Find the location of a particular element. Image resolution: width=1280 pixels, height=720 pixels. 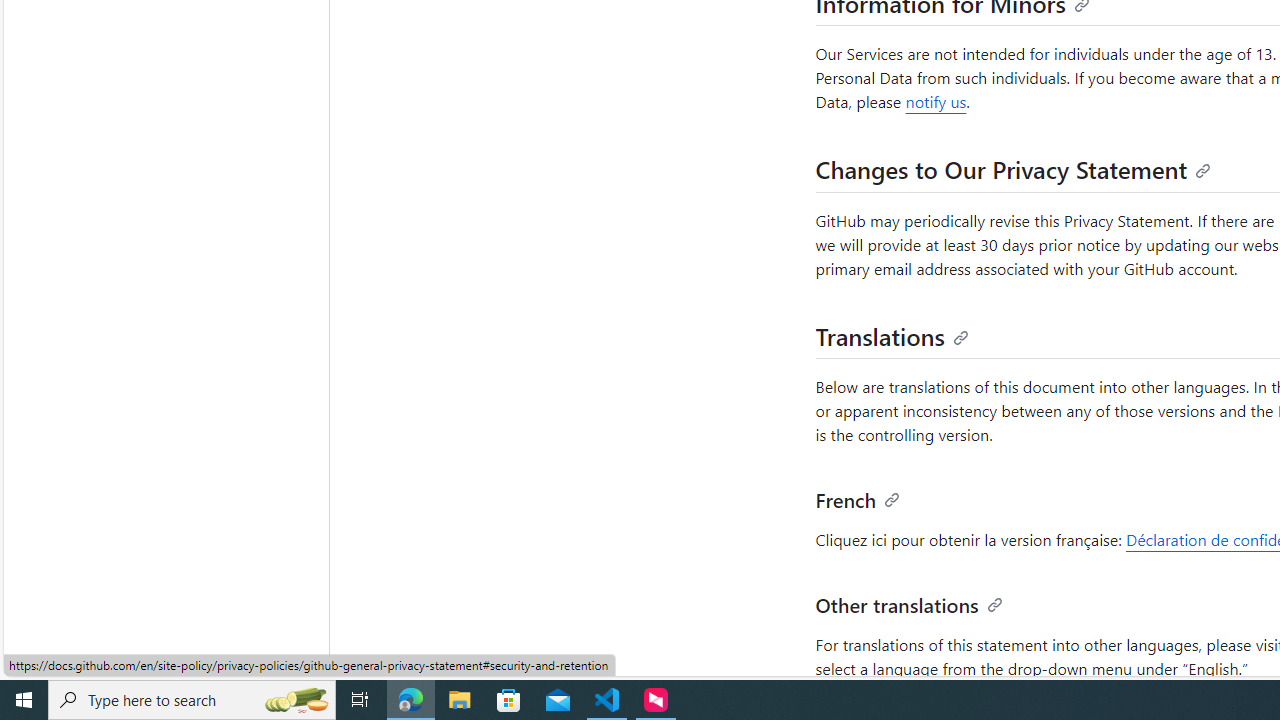

'Other translations' is located at coordinates (908, 602).